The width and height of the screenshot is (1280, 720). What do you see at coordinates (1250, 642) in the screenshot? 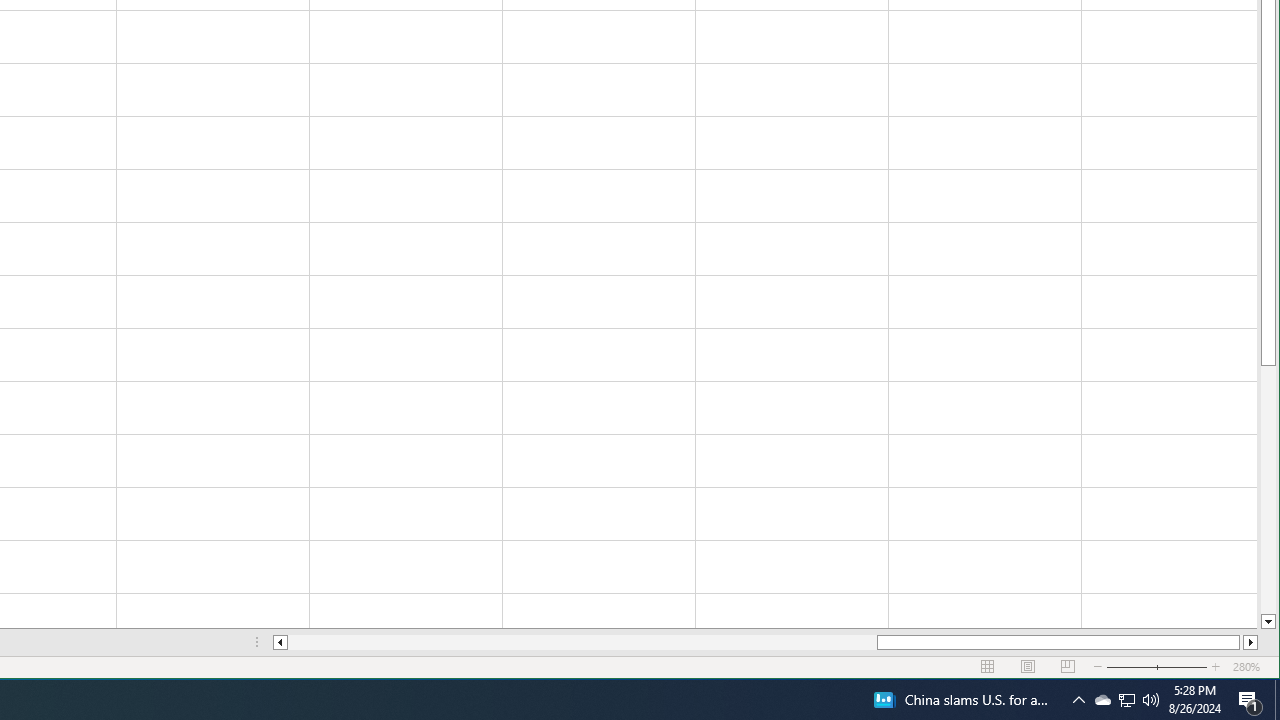
I see `'Column right'` at bounding box center [1250, 642].